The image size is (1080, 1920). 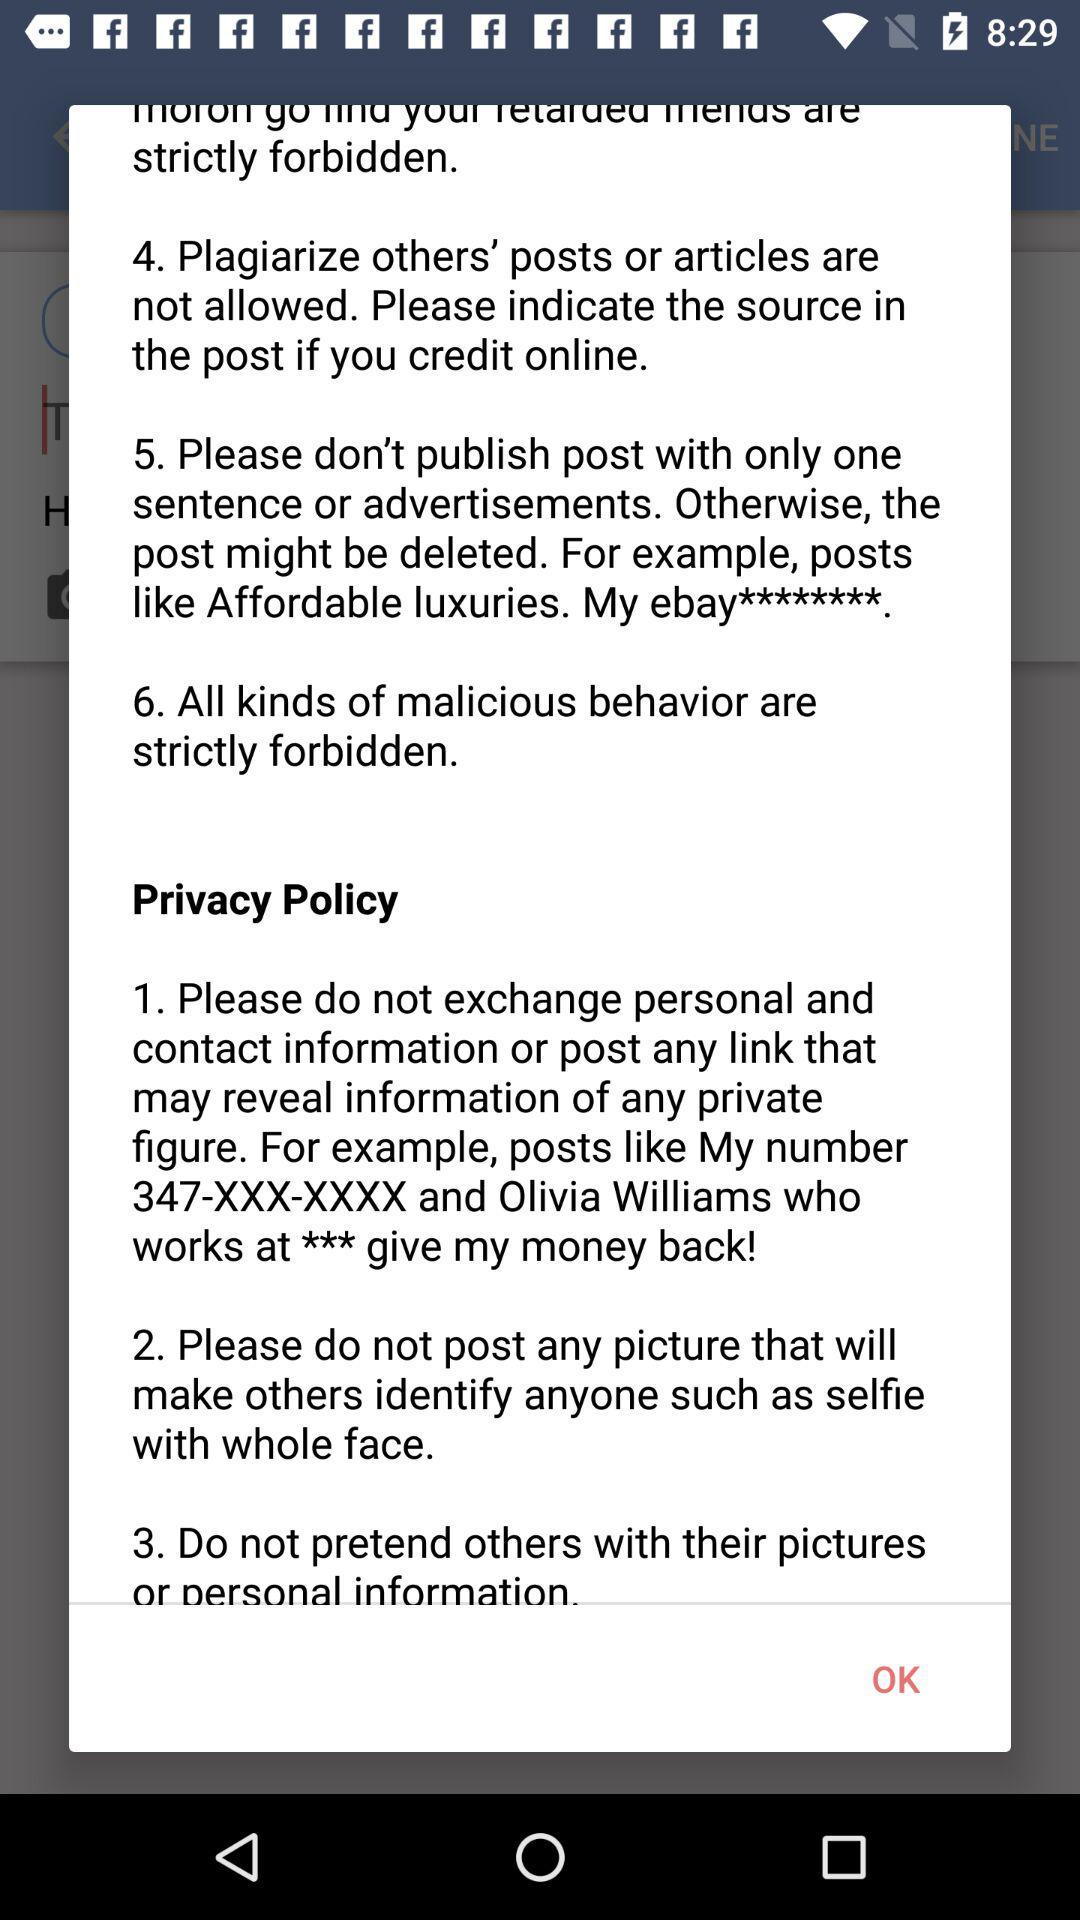 What do you see at coordinates (894, 1678) in the screenshot?
I see `the ok item` at bounding box center [894, 1678].